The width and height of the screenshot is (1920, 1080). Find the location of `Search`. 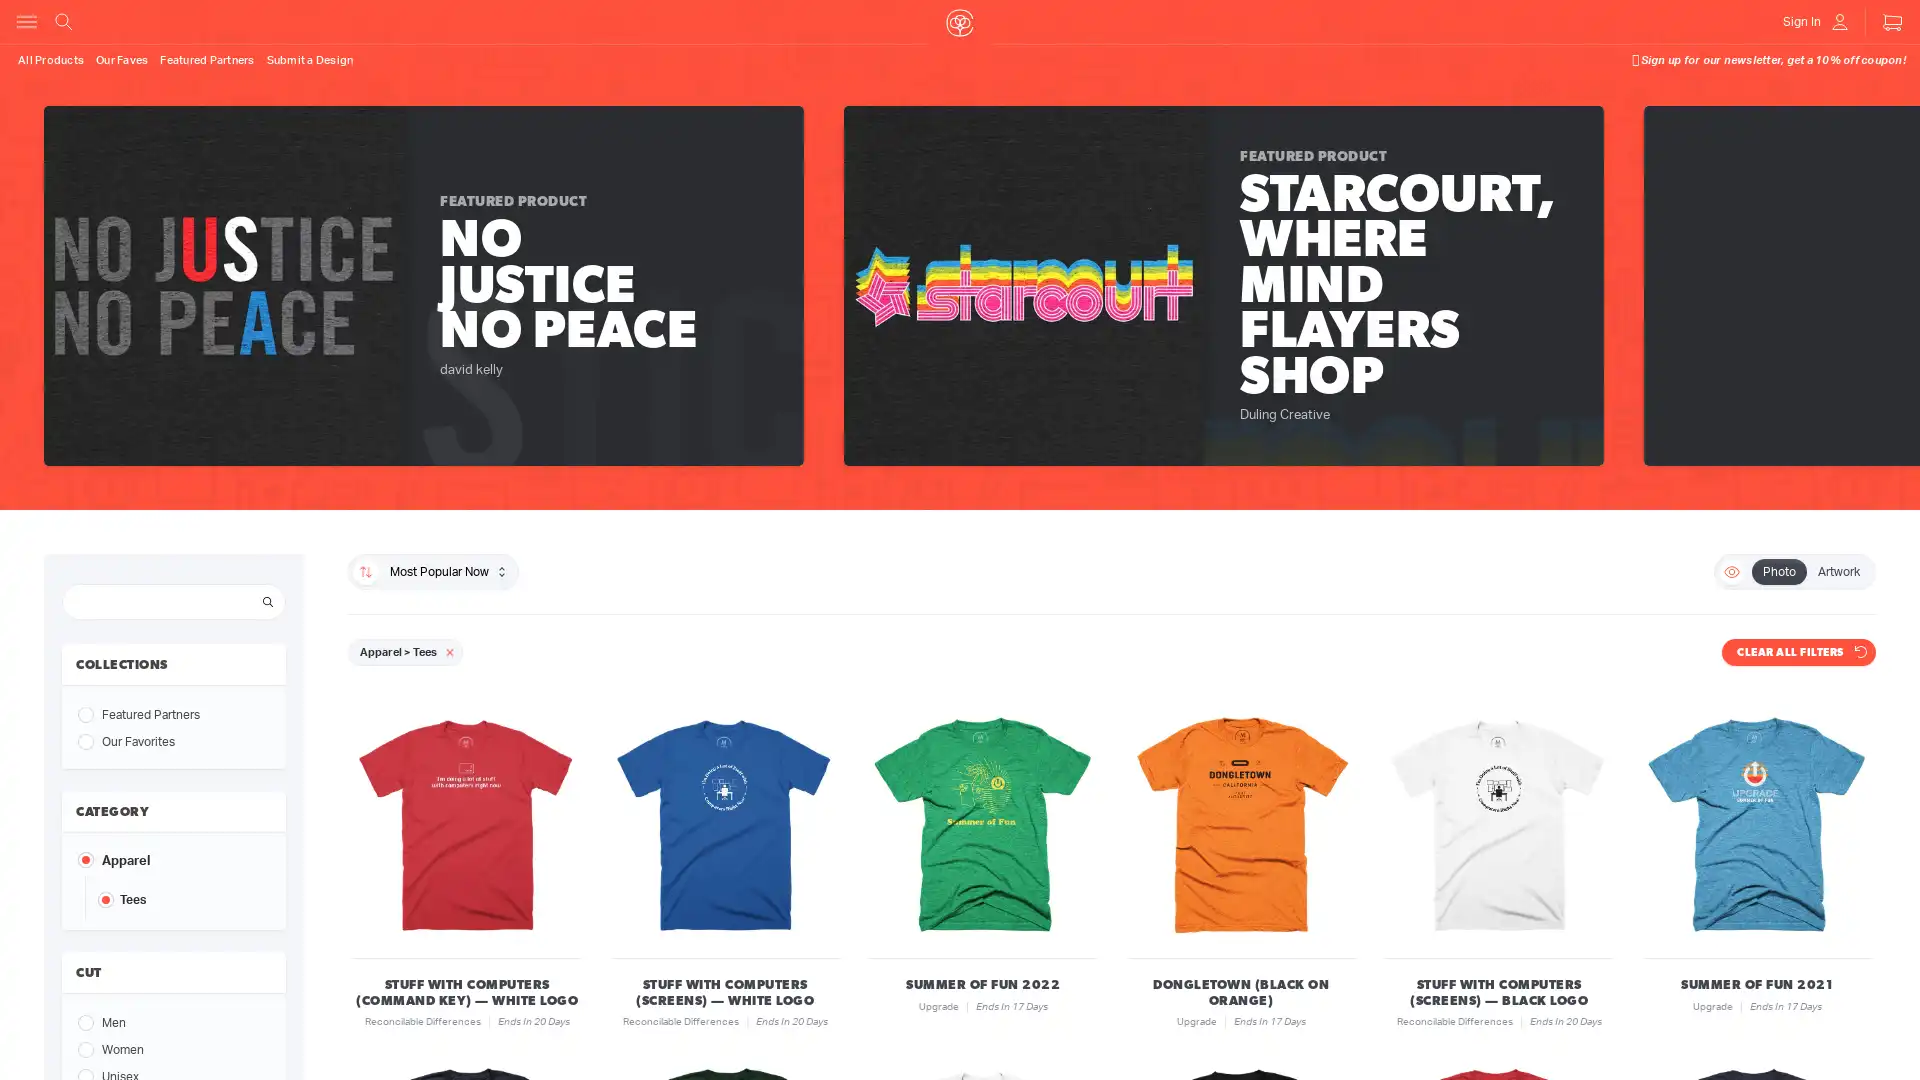

Search is located at coordinates (267, 627).